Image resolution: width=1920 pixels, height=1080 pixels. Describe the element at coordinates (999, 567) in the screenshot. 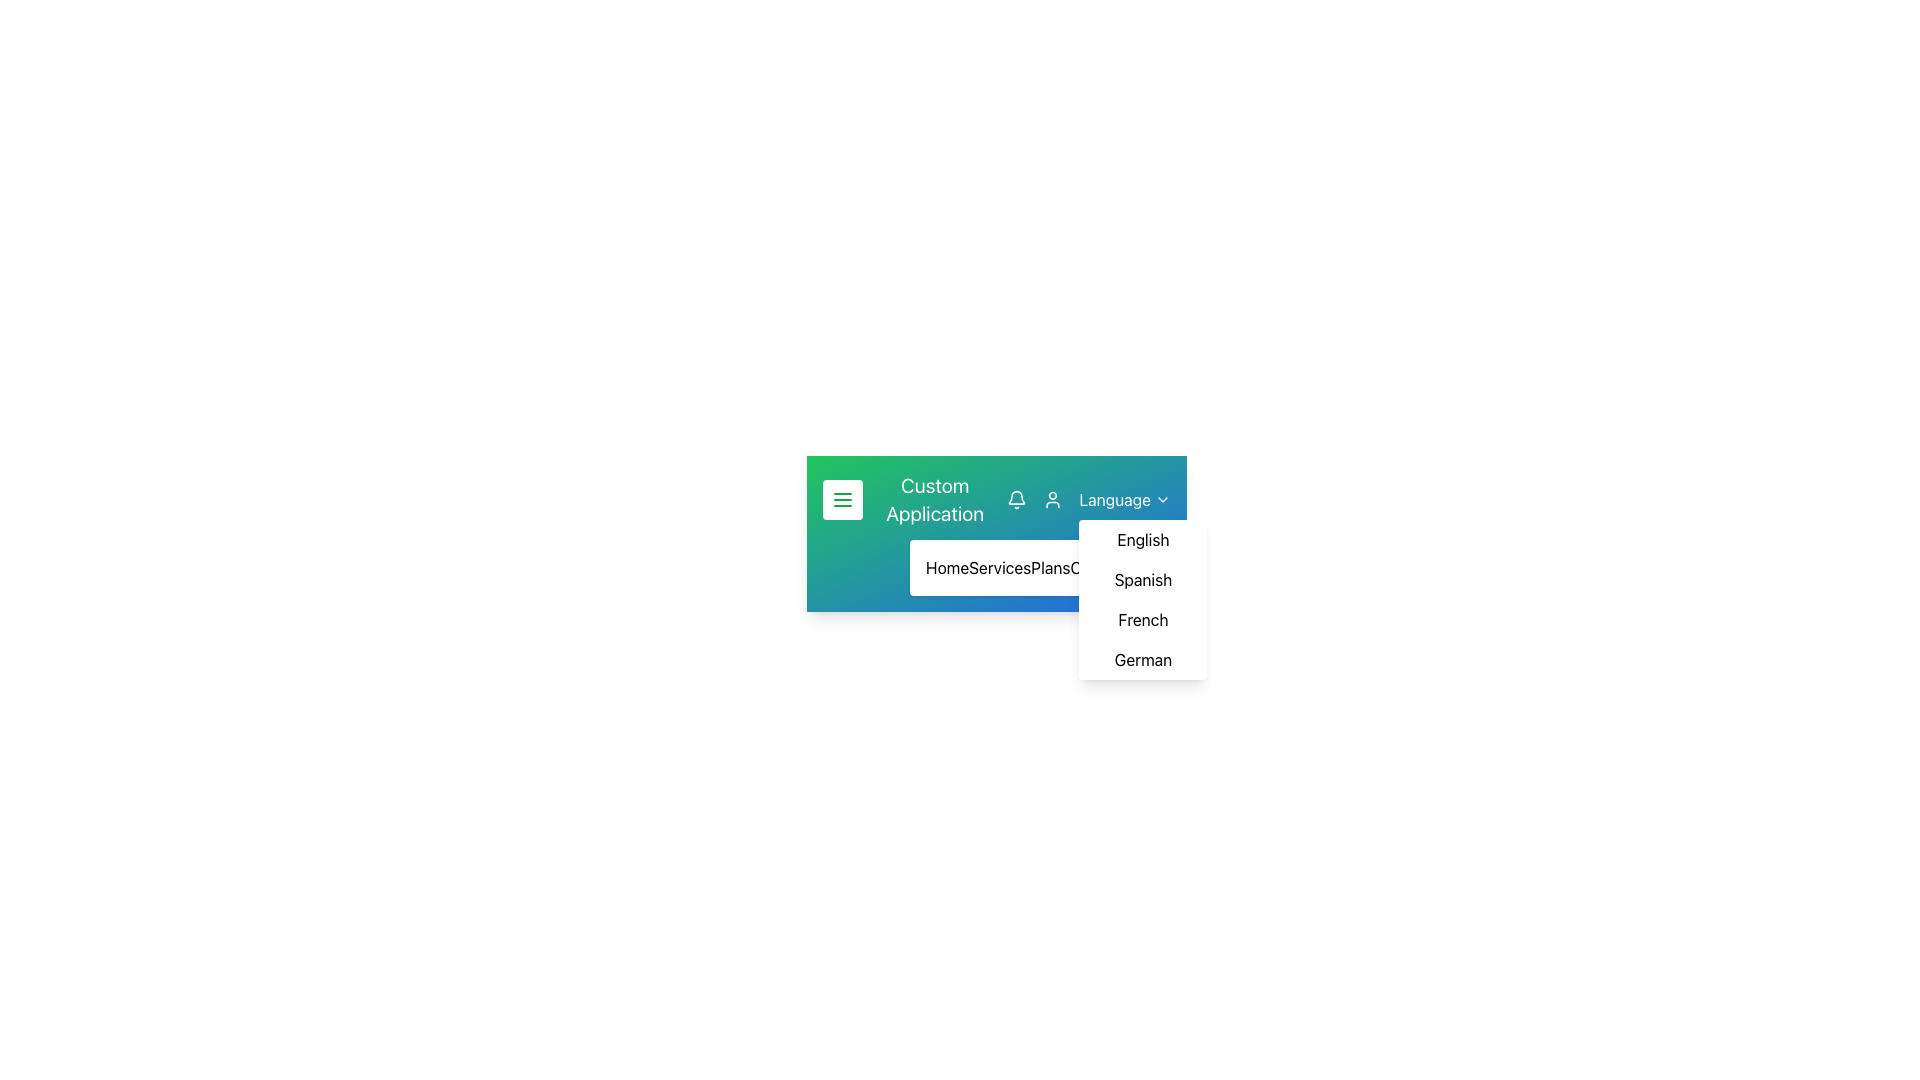

I see `the 'Services' text link` at that location.